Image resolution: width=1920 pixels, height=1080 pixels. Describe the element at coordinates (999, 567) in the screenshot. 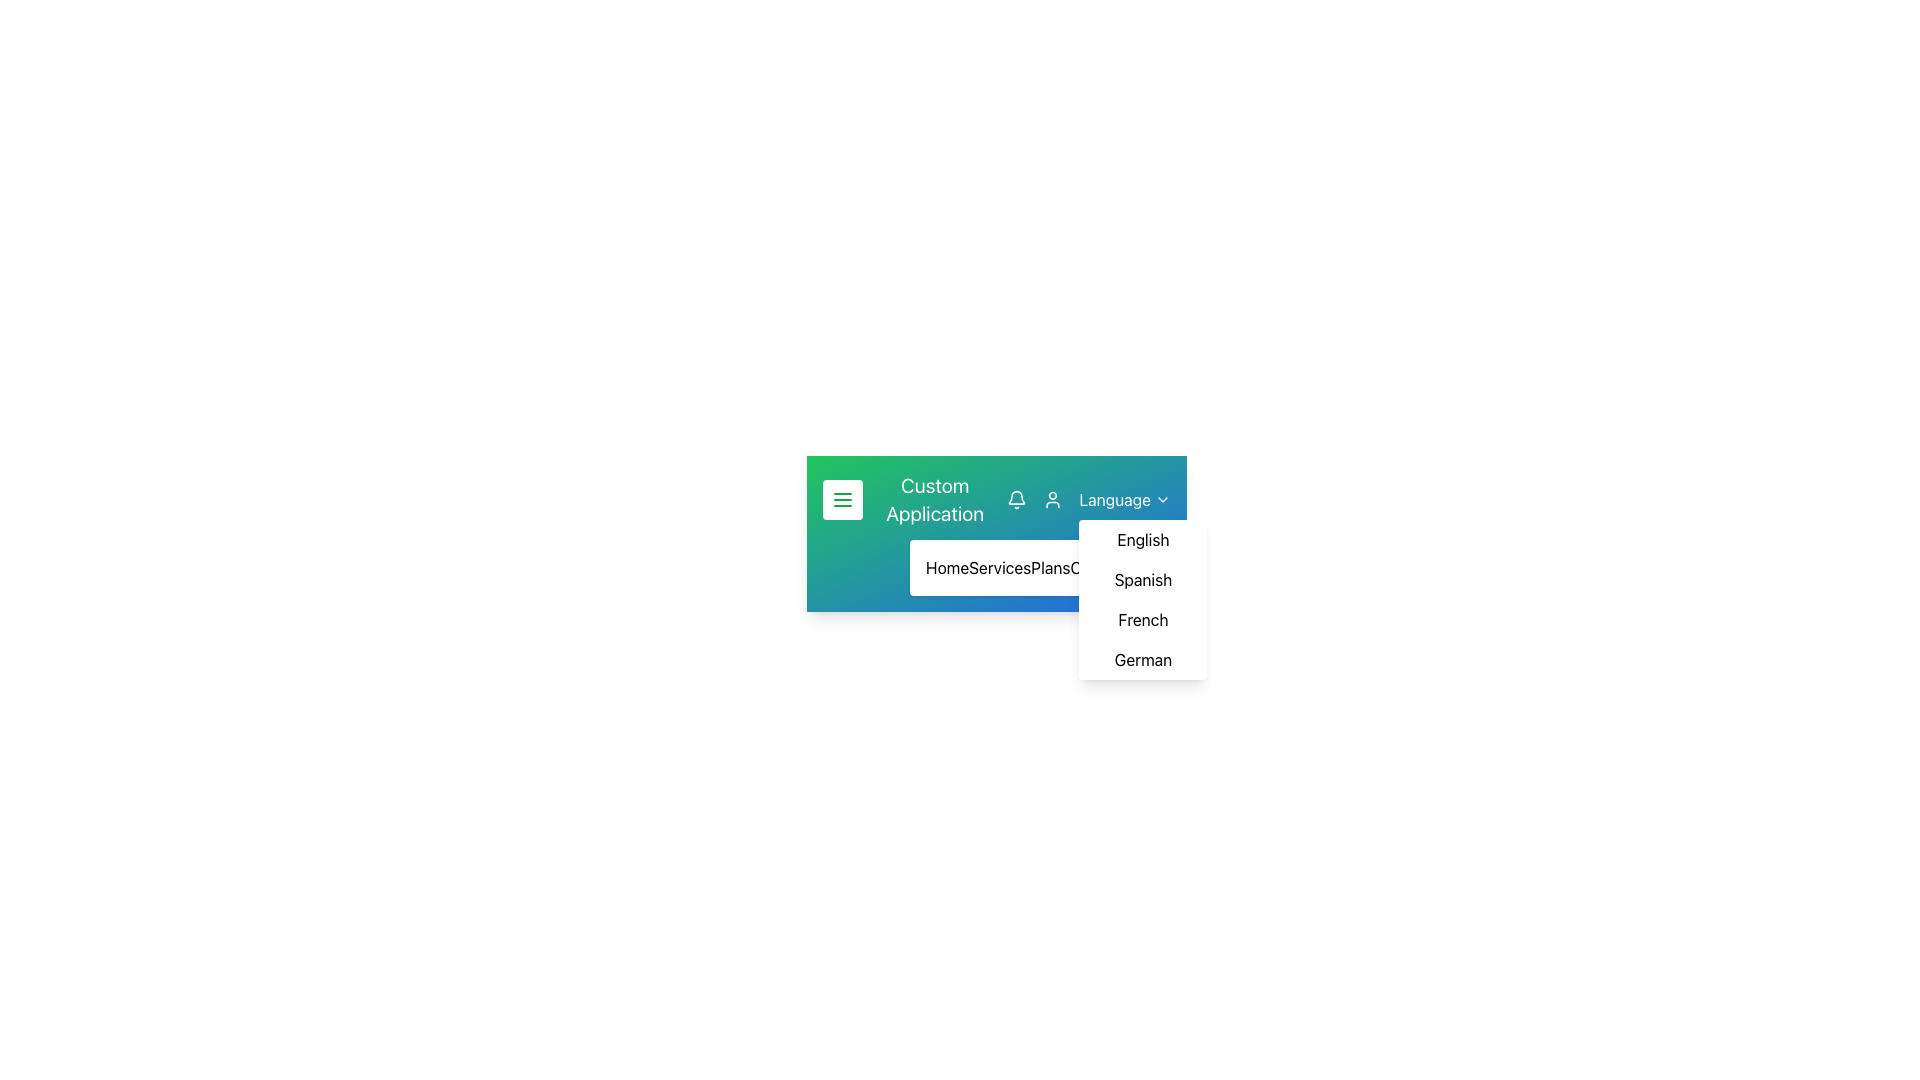

I see `the 'Services' text link` at that location.